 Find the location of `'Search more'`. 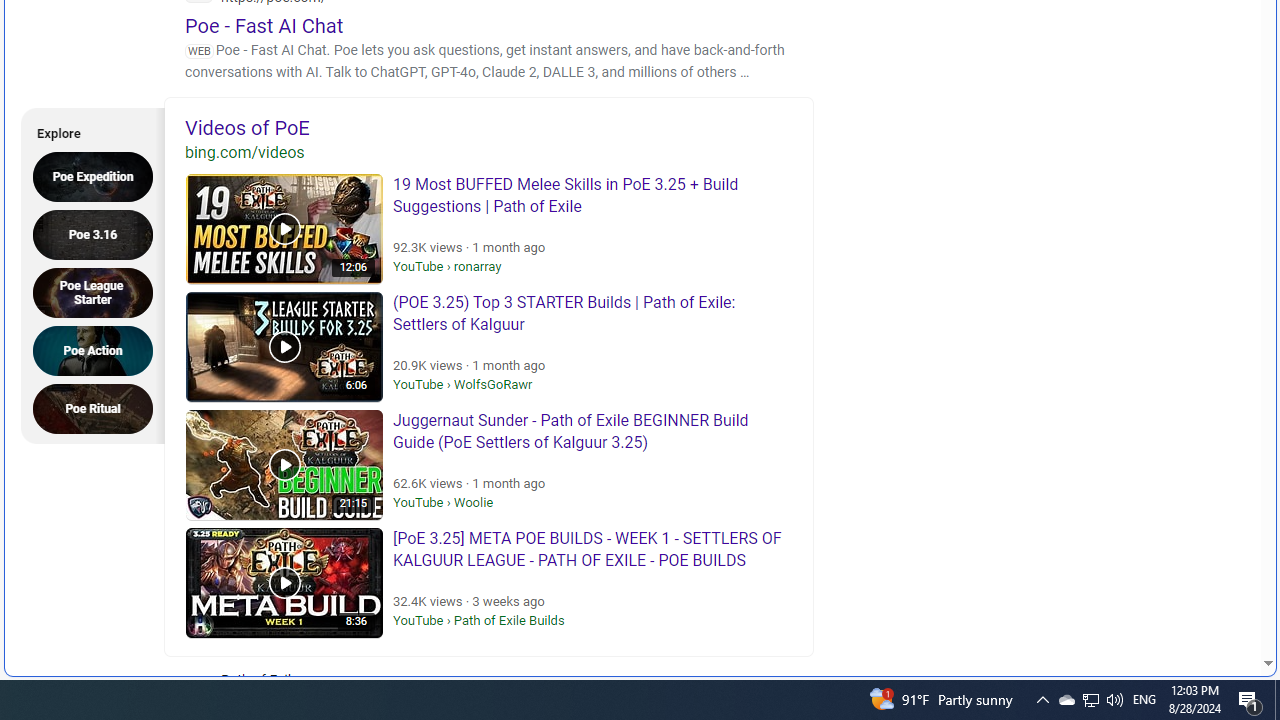

'Search more' is located at coordinates (1222, 603).